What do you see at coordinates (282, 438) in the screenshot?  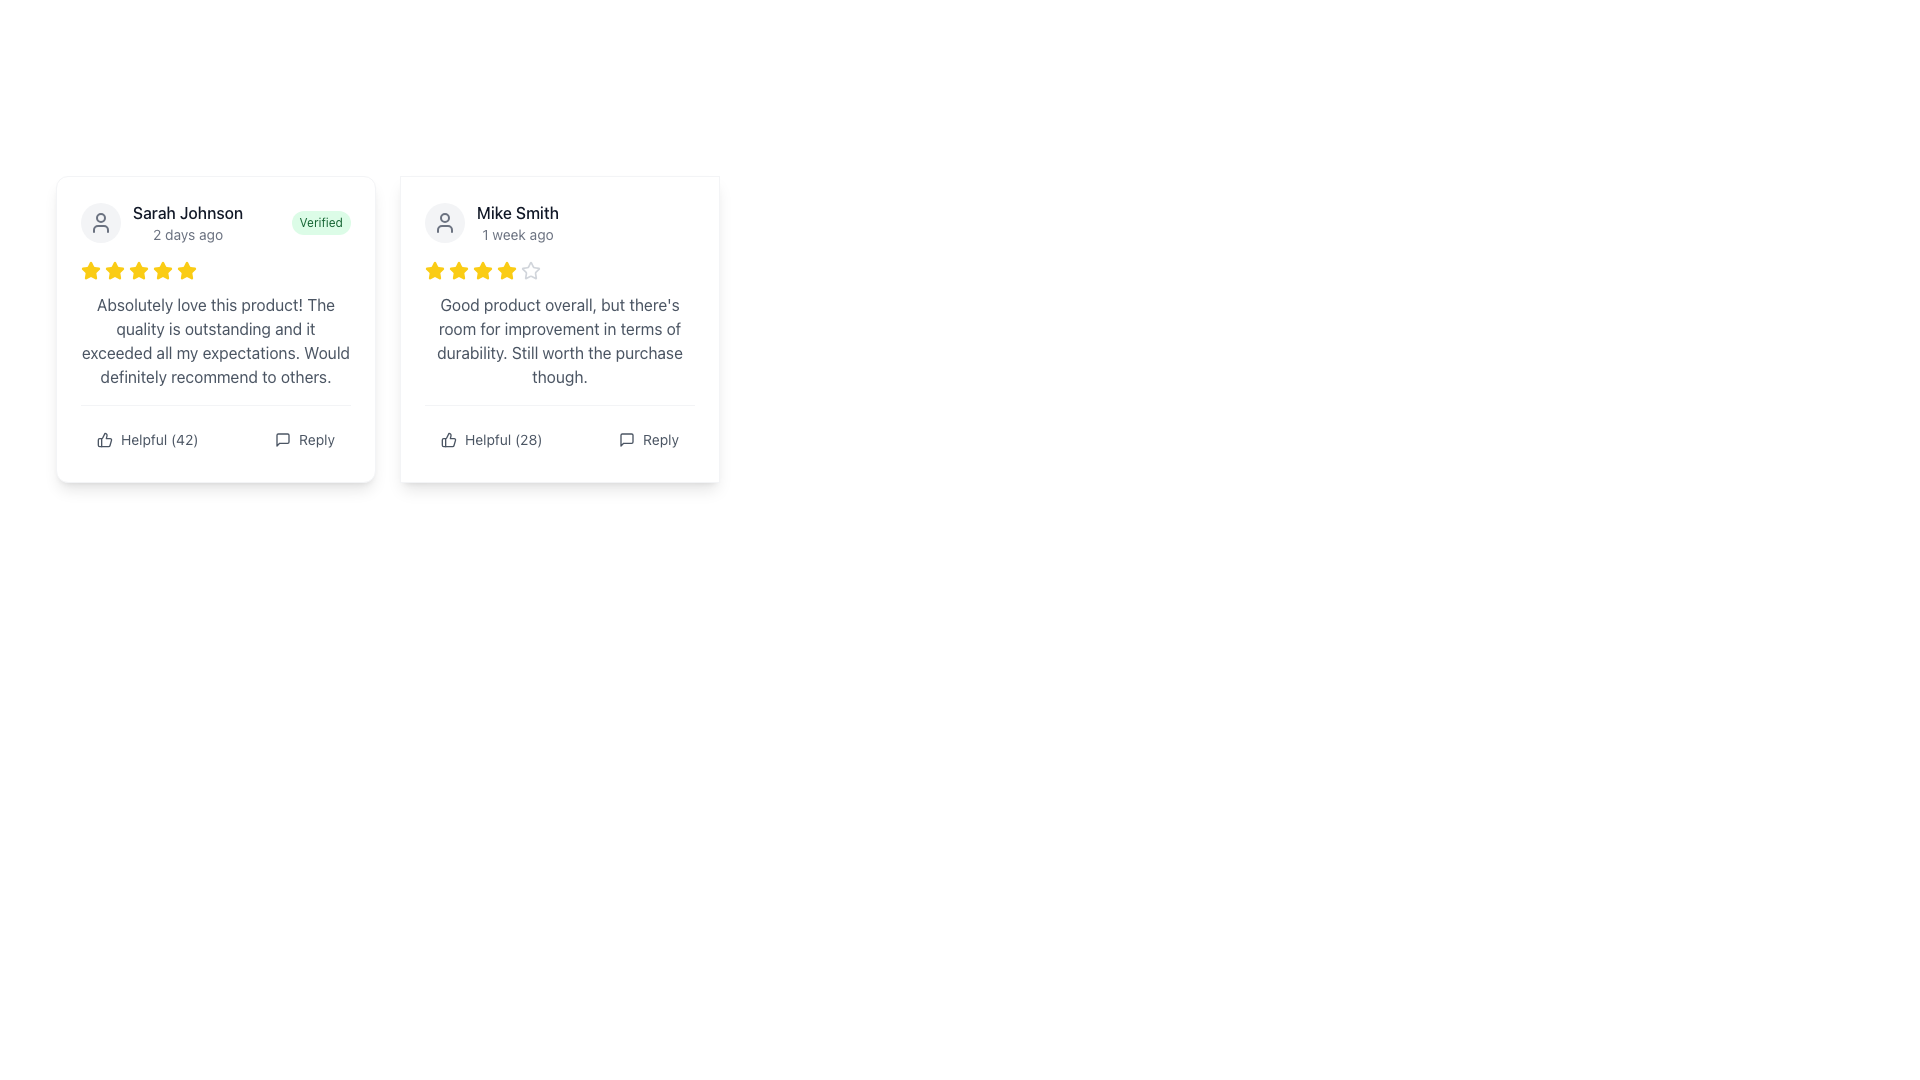 I see `the speech bubble icon located within the 'Reply' button in the bottom right corner of Sarah Johnson's review card` at bounding box center [282, 438].